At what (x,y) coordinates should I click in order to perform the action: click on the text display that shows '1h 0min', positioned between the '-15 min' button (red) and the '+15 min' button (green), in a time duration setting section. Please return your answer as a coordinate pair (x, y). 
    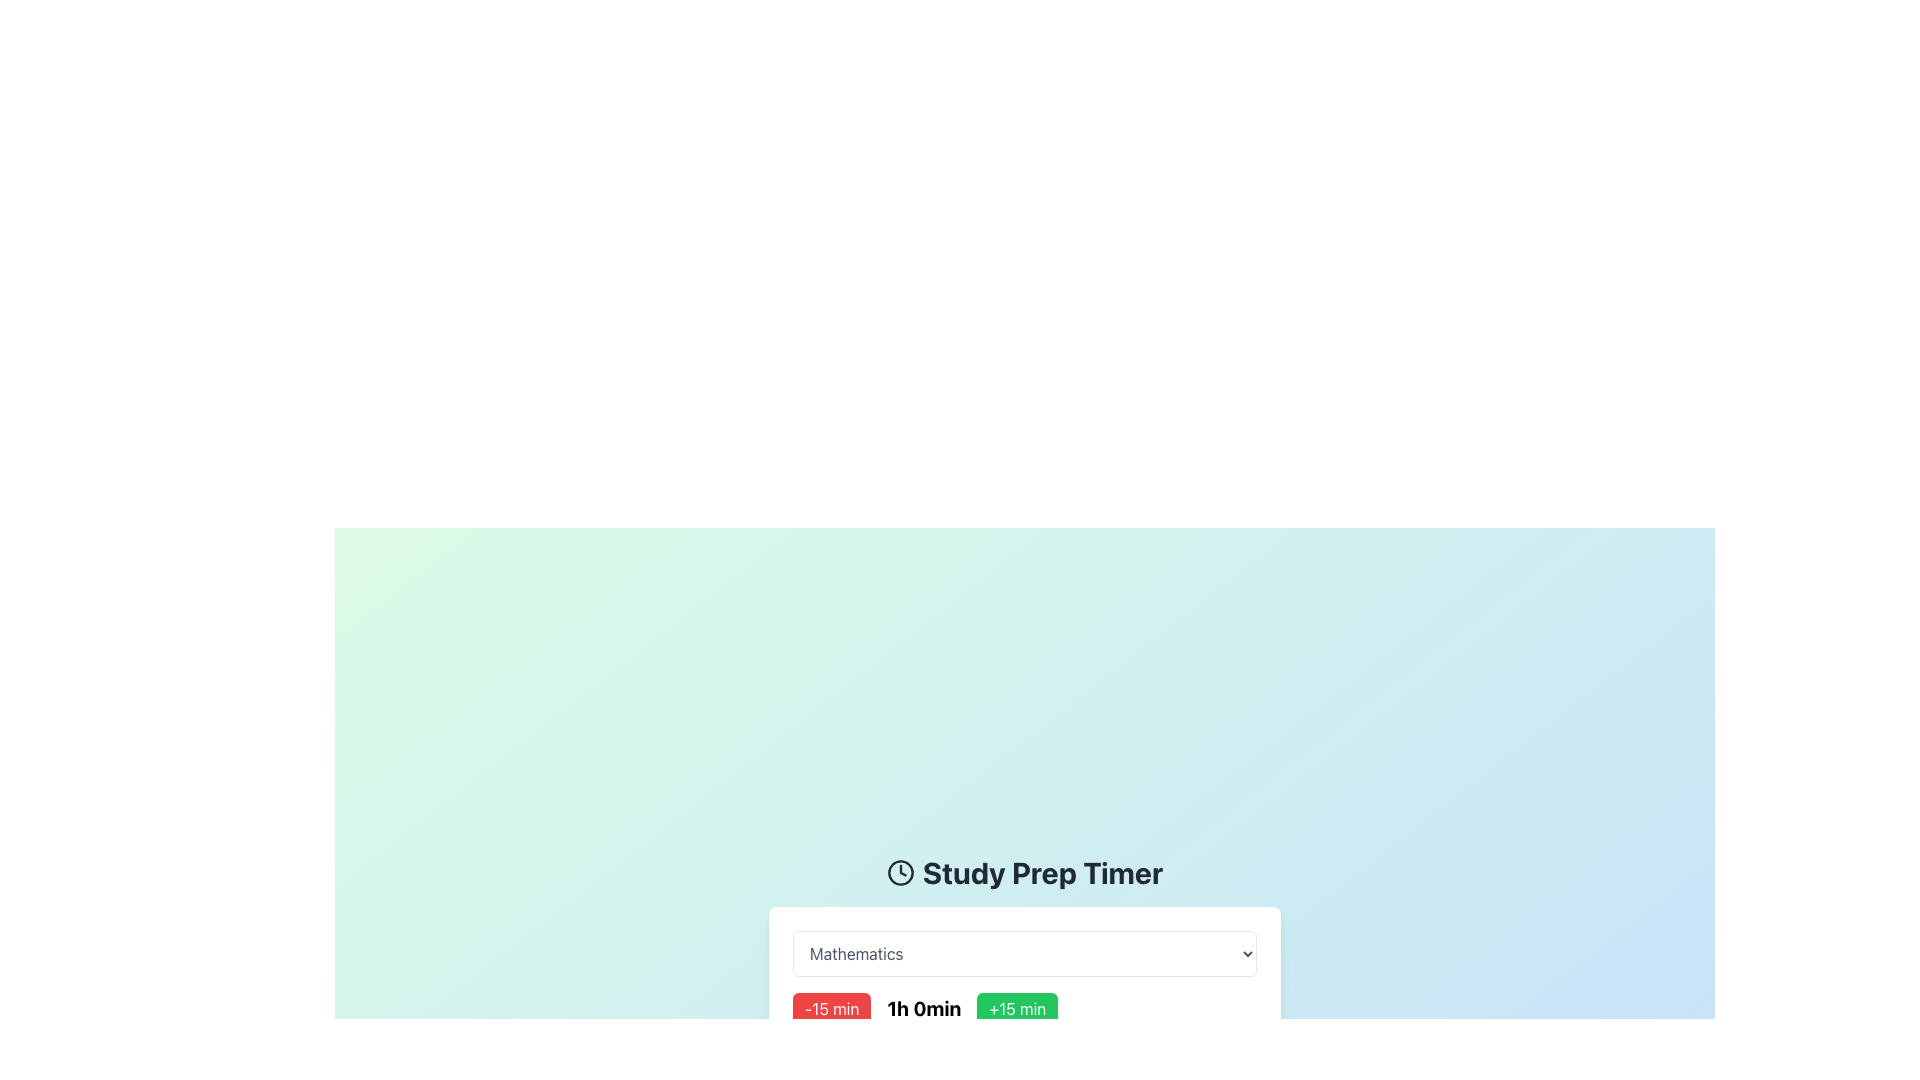
    Looking at the image, I should click on (923, 1009).